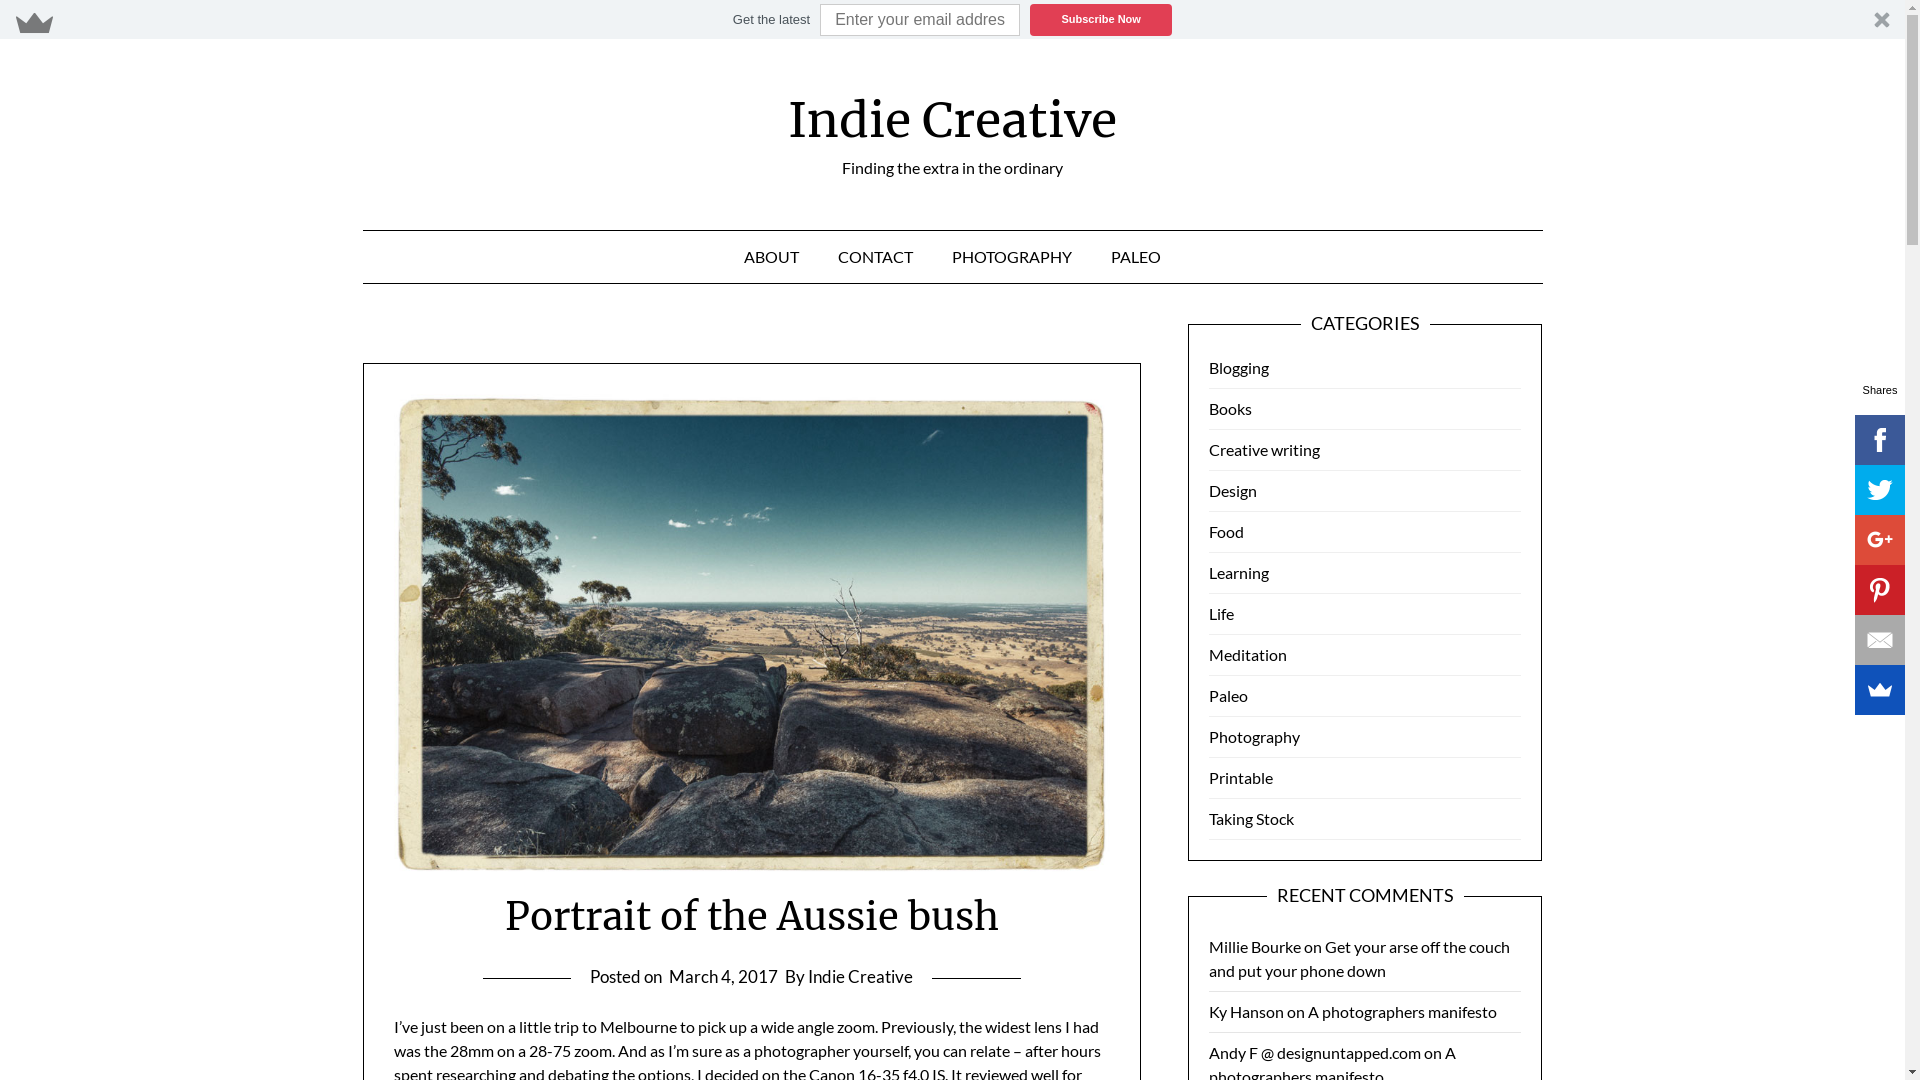 This screenshot has height=1080, width=1920. What do you see at coordinates (1250, 818) in the screenshot?
I see `'Taking Stock'` at bounding box center [1250, 818].